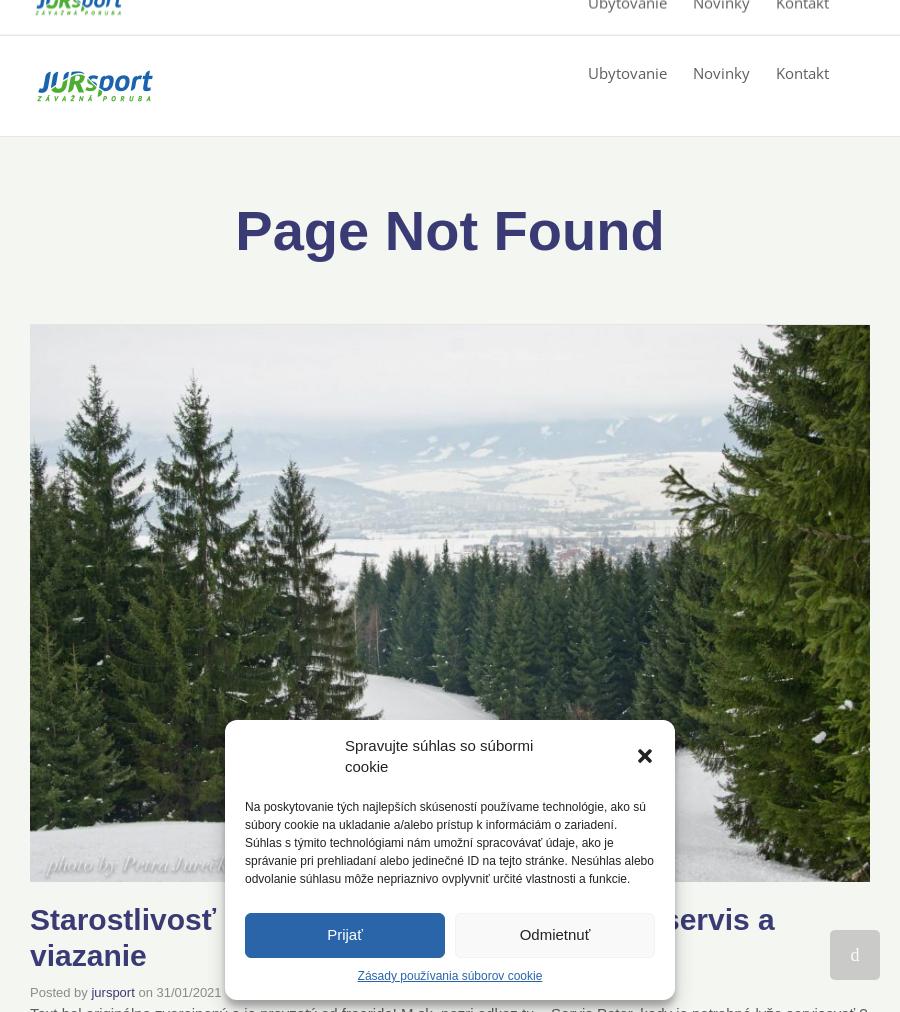 This screenshot has height=1012, width=900. Describe the element at coordinates (402, 936) in the screenshot. I see `'Starostlivosť o lyže – voskovanie, brúsenie, servis a viazanie'` at that location.